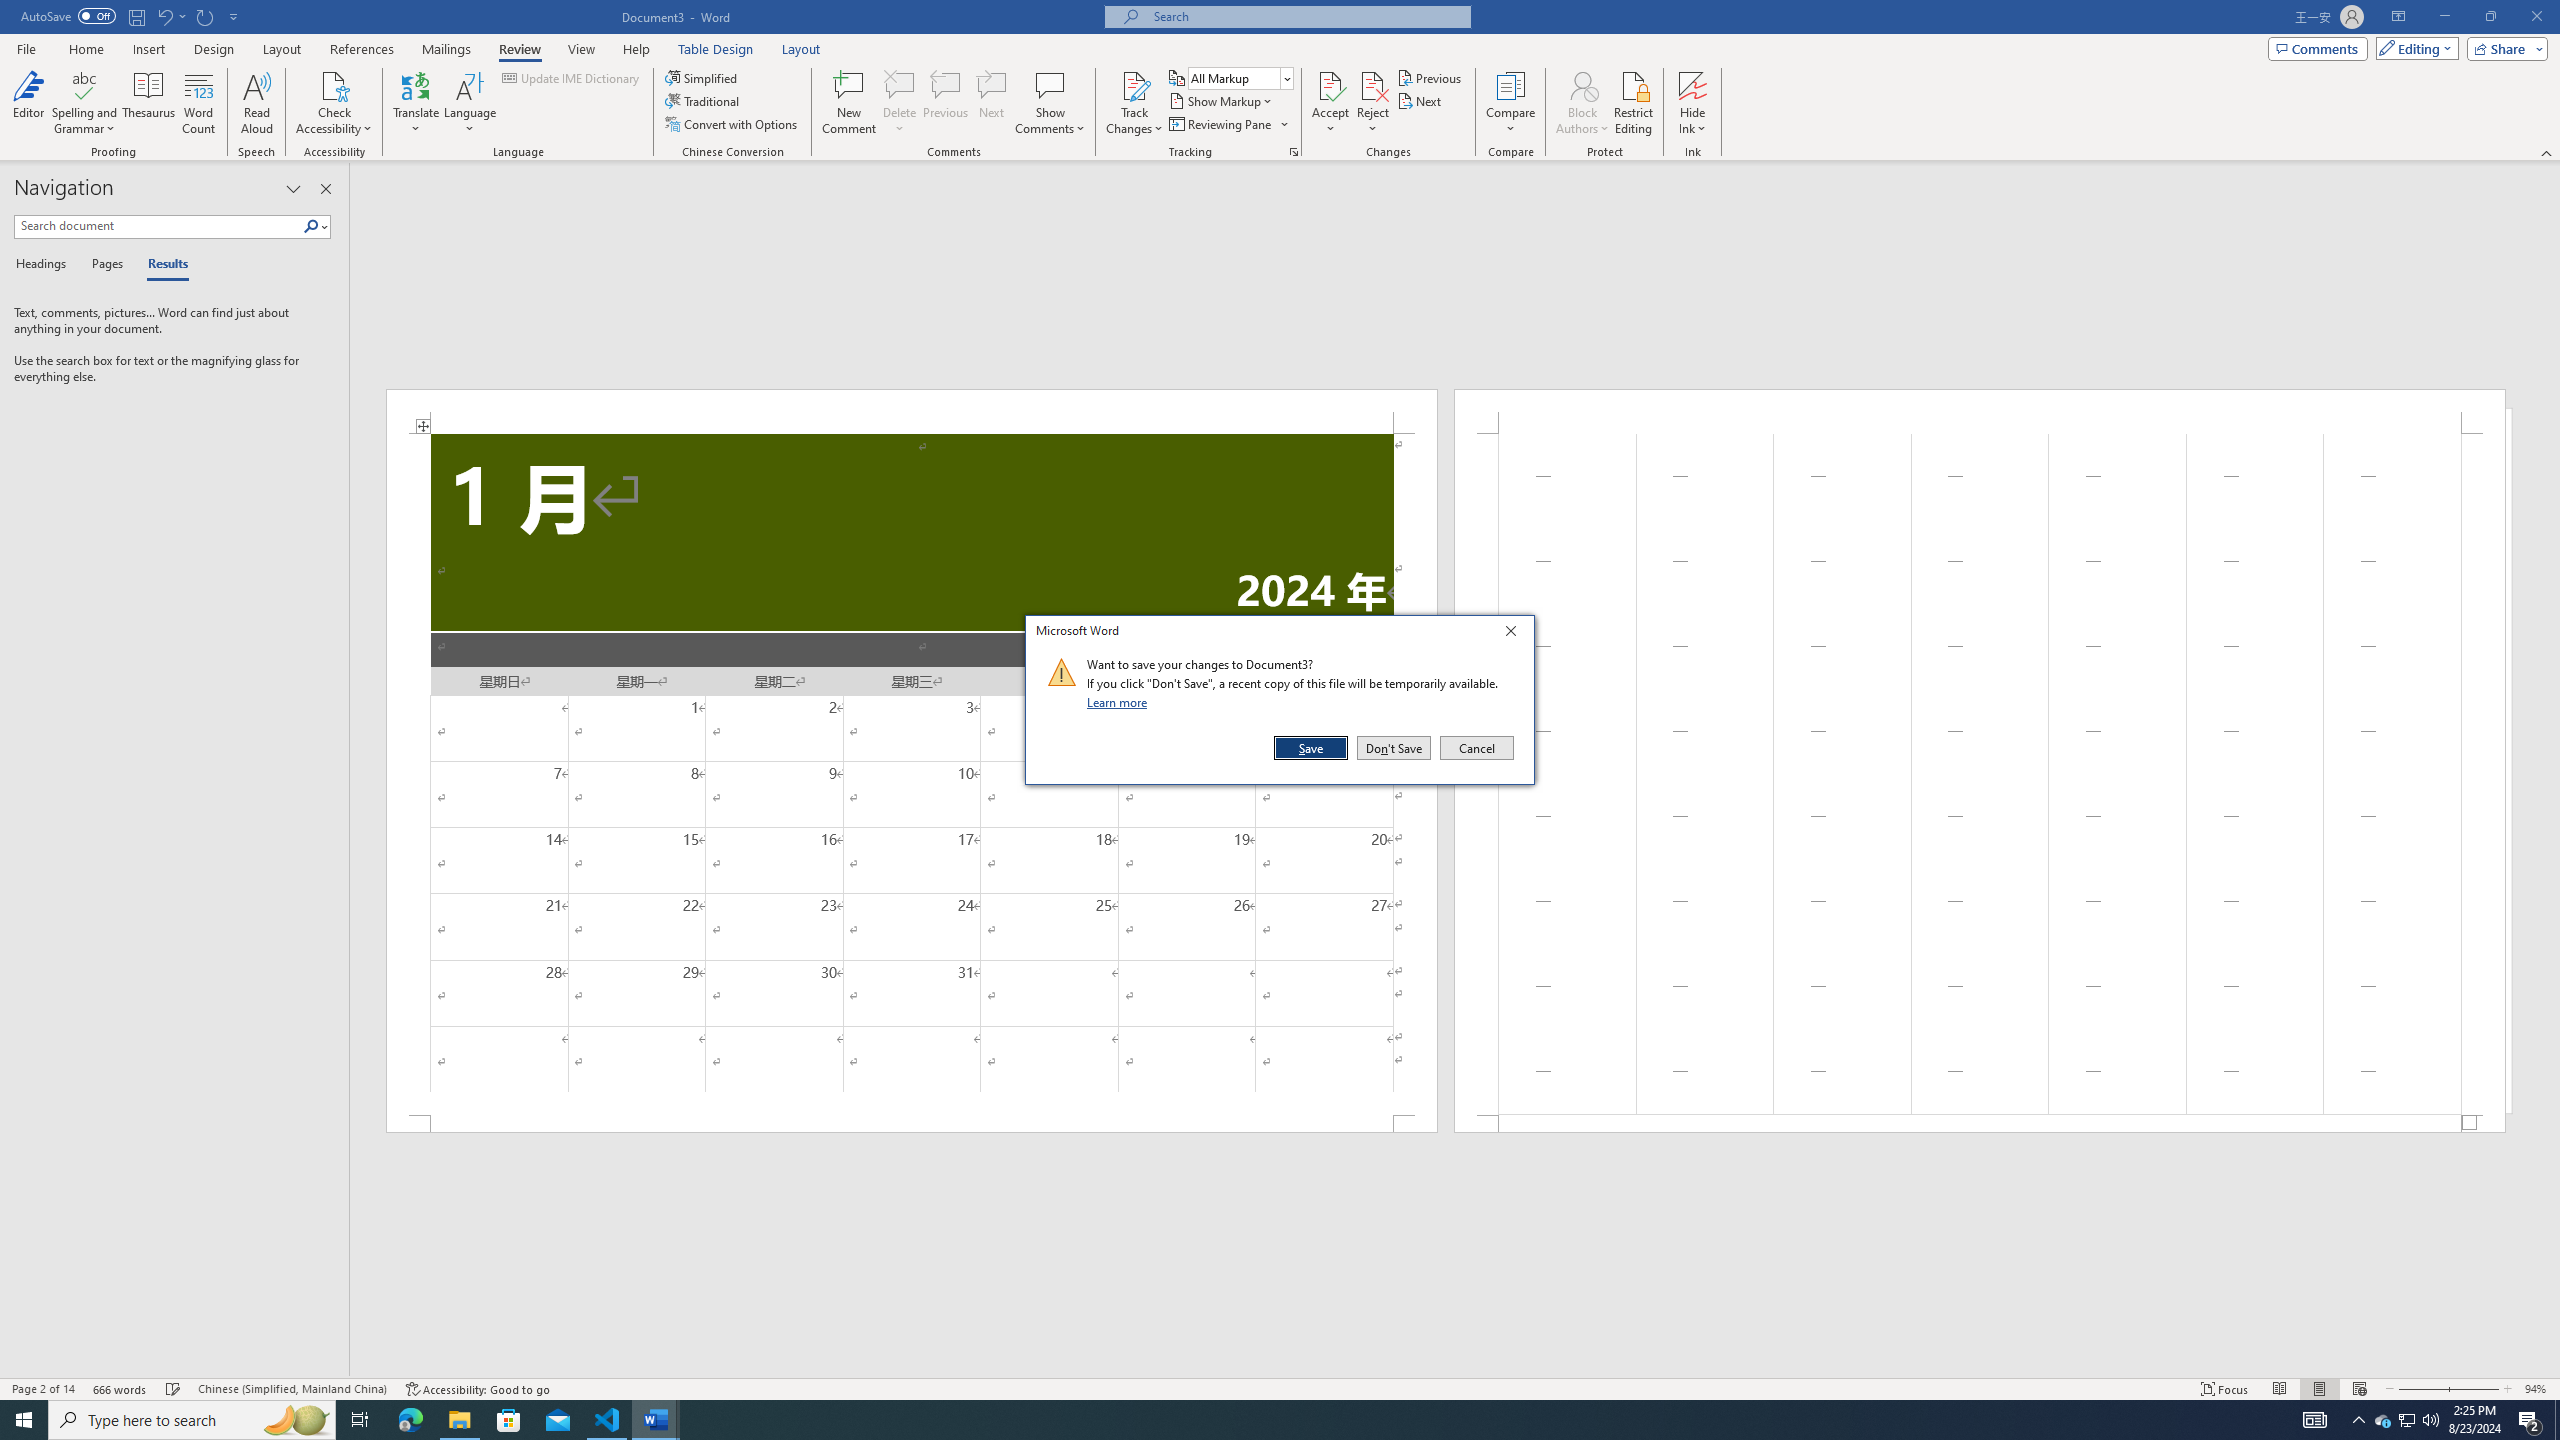 The height and width of the screenshot is (1440, 2560). I want to click on 'Microsoft search', so click(1304, 16).